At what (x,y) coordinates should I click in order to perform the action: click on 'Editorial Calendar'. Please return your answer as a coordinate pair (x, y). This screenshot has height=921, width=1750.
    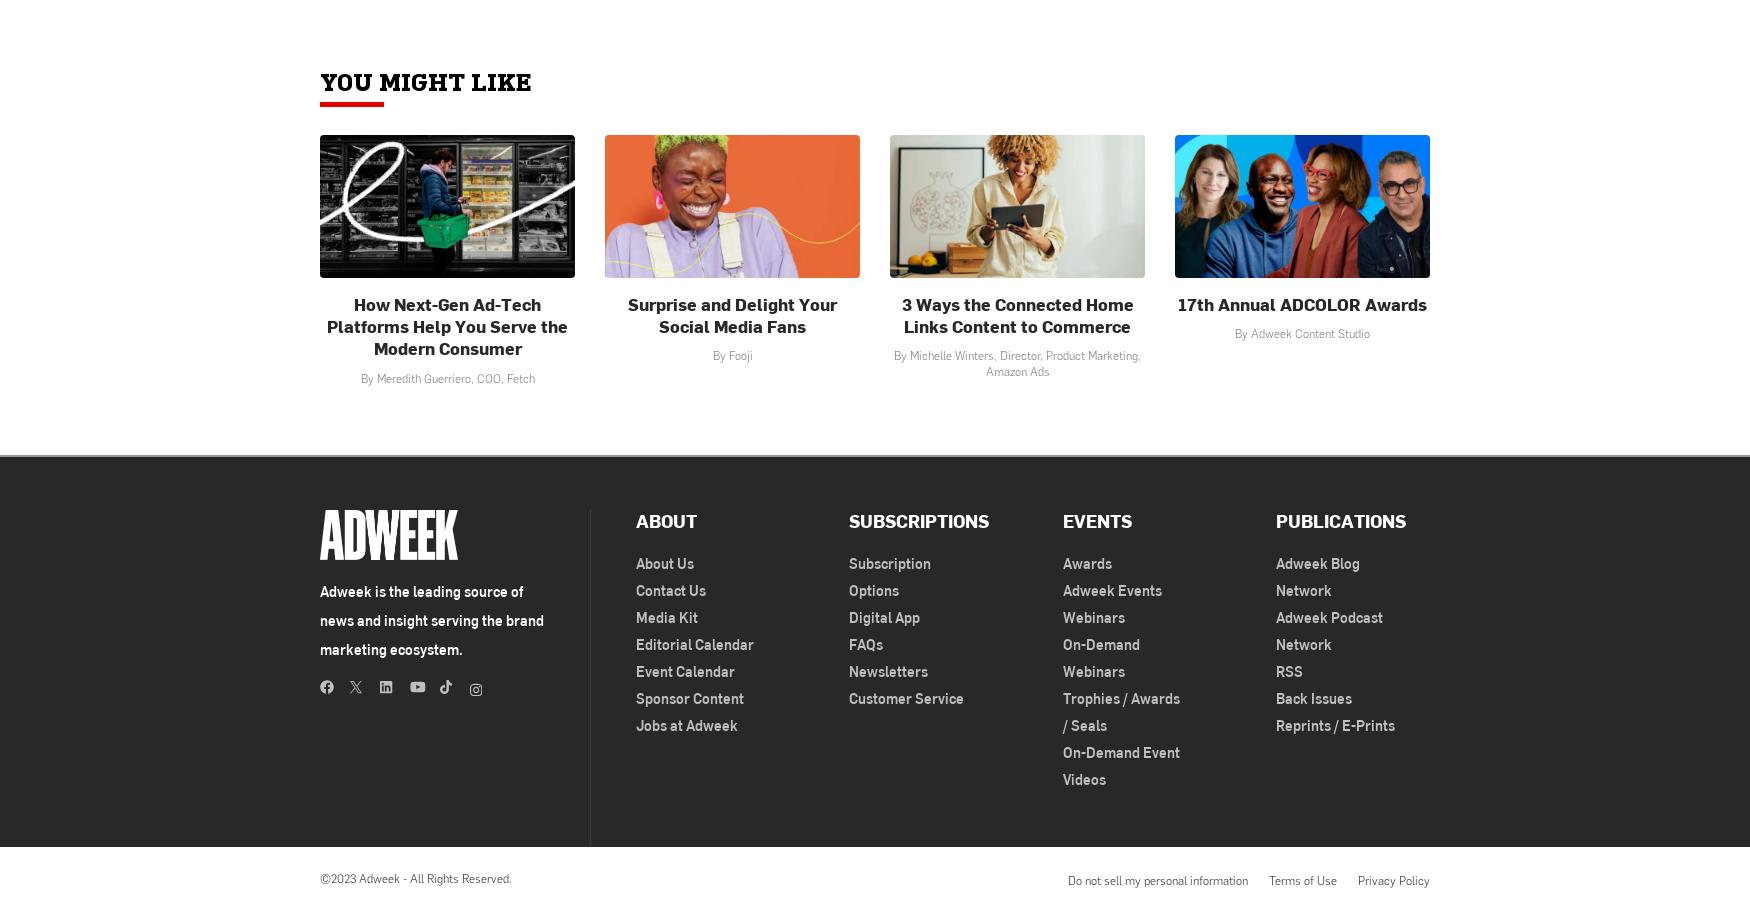
    Looking at the image, I should click on (634, 643).